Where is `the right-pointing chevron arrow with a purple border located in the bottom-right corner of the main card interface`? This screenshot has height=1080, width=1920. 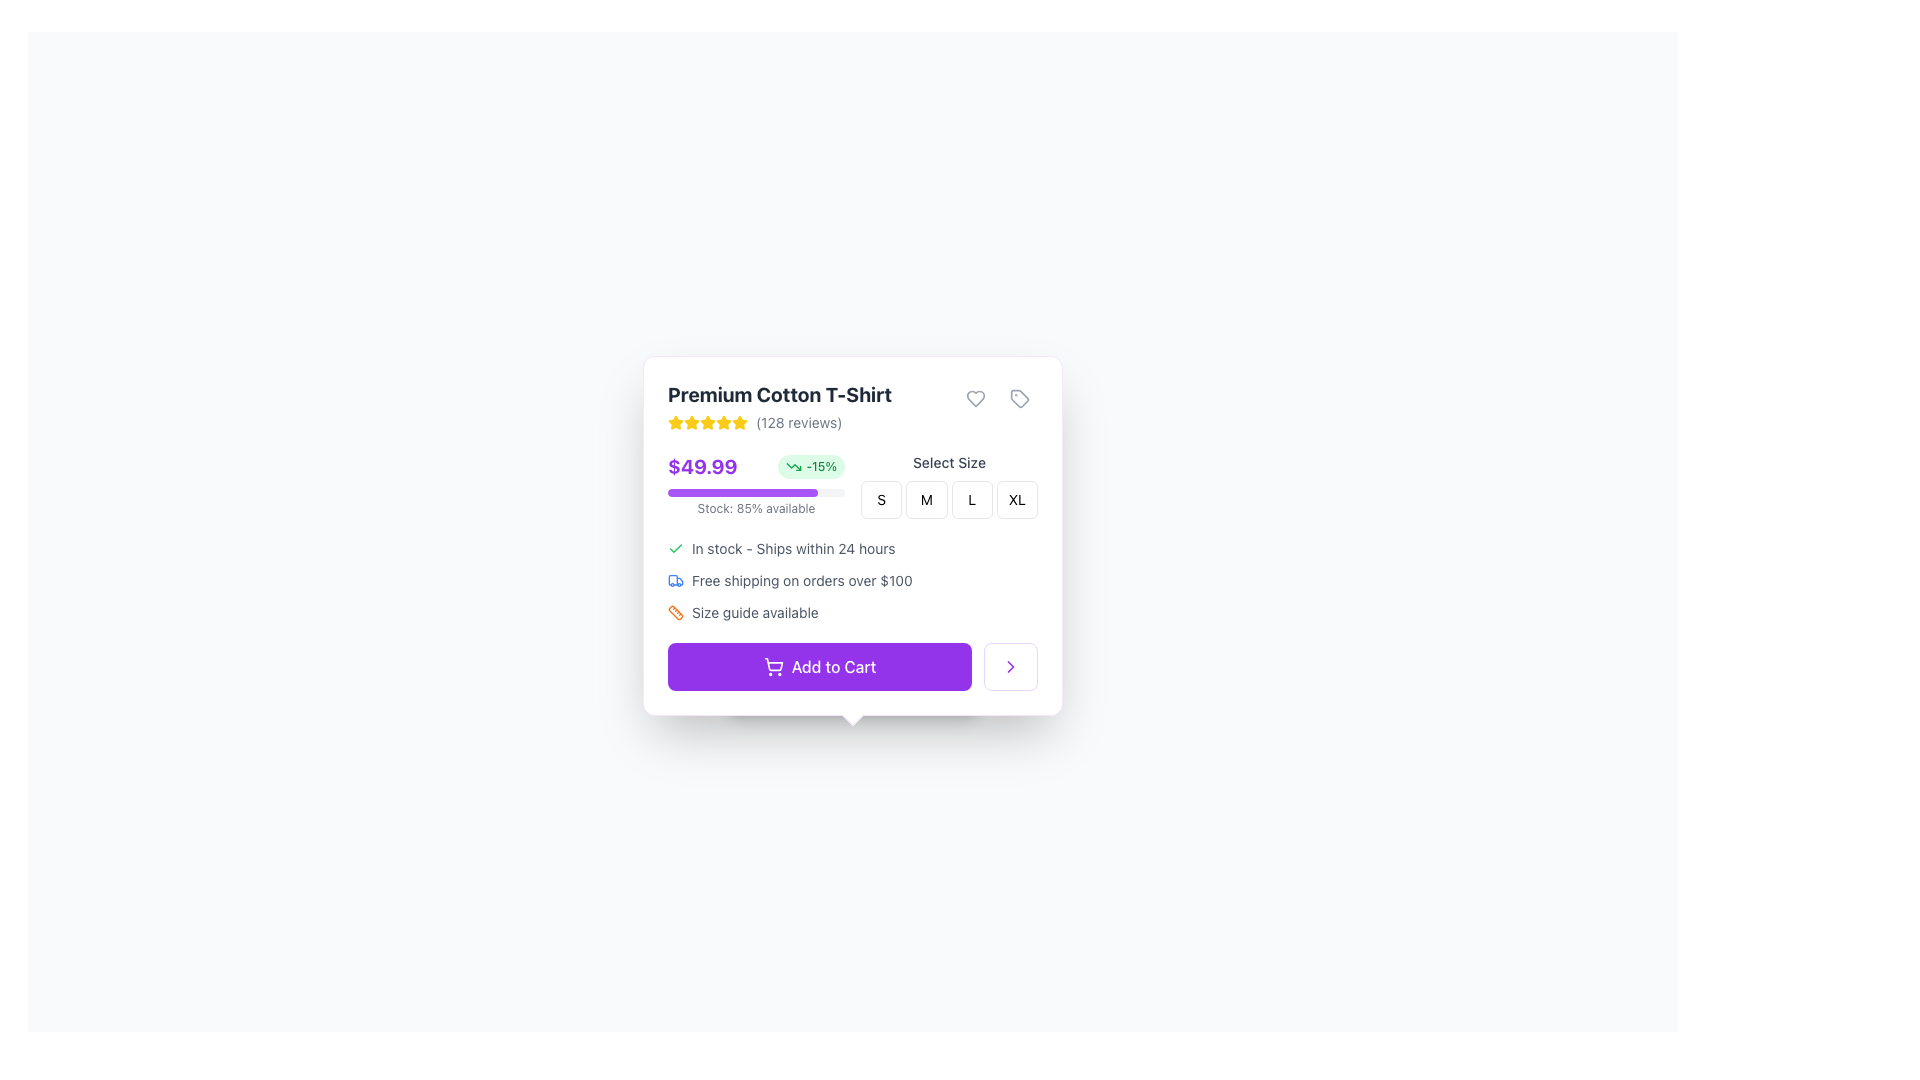
the right-pointing chevron arrow with a purple border located in the bottom-right corner of the main card interface is located at coordinates (1011, 667).